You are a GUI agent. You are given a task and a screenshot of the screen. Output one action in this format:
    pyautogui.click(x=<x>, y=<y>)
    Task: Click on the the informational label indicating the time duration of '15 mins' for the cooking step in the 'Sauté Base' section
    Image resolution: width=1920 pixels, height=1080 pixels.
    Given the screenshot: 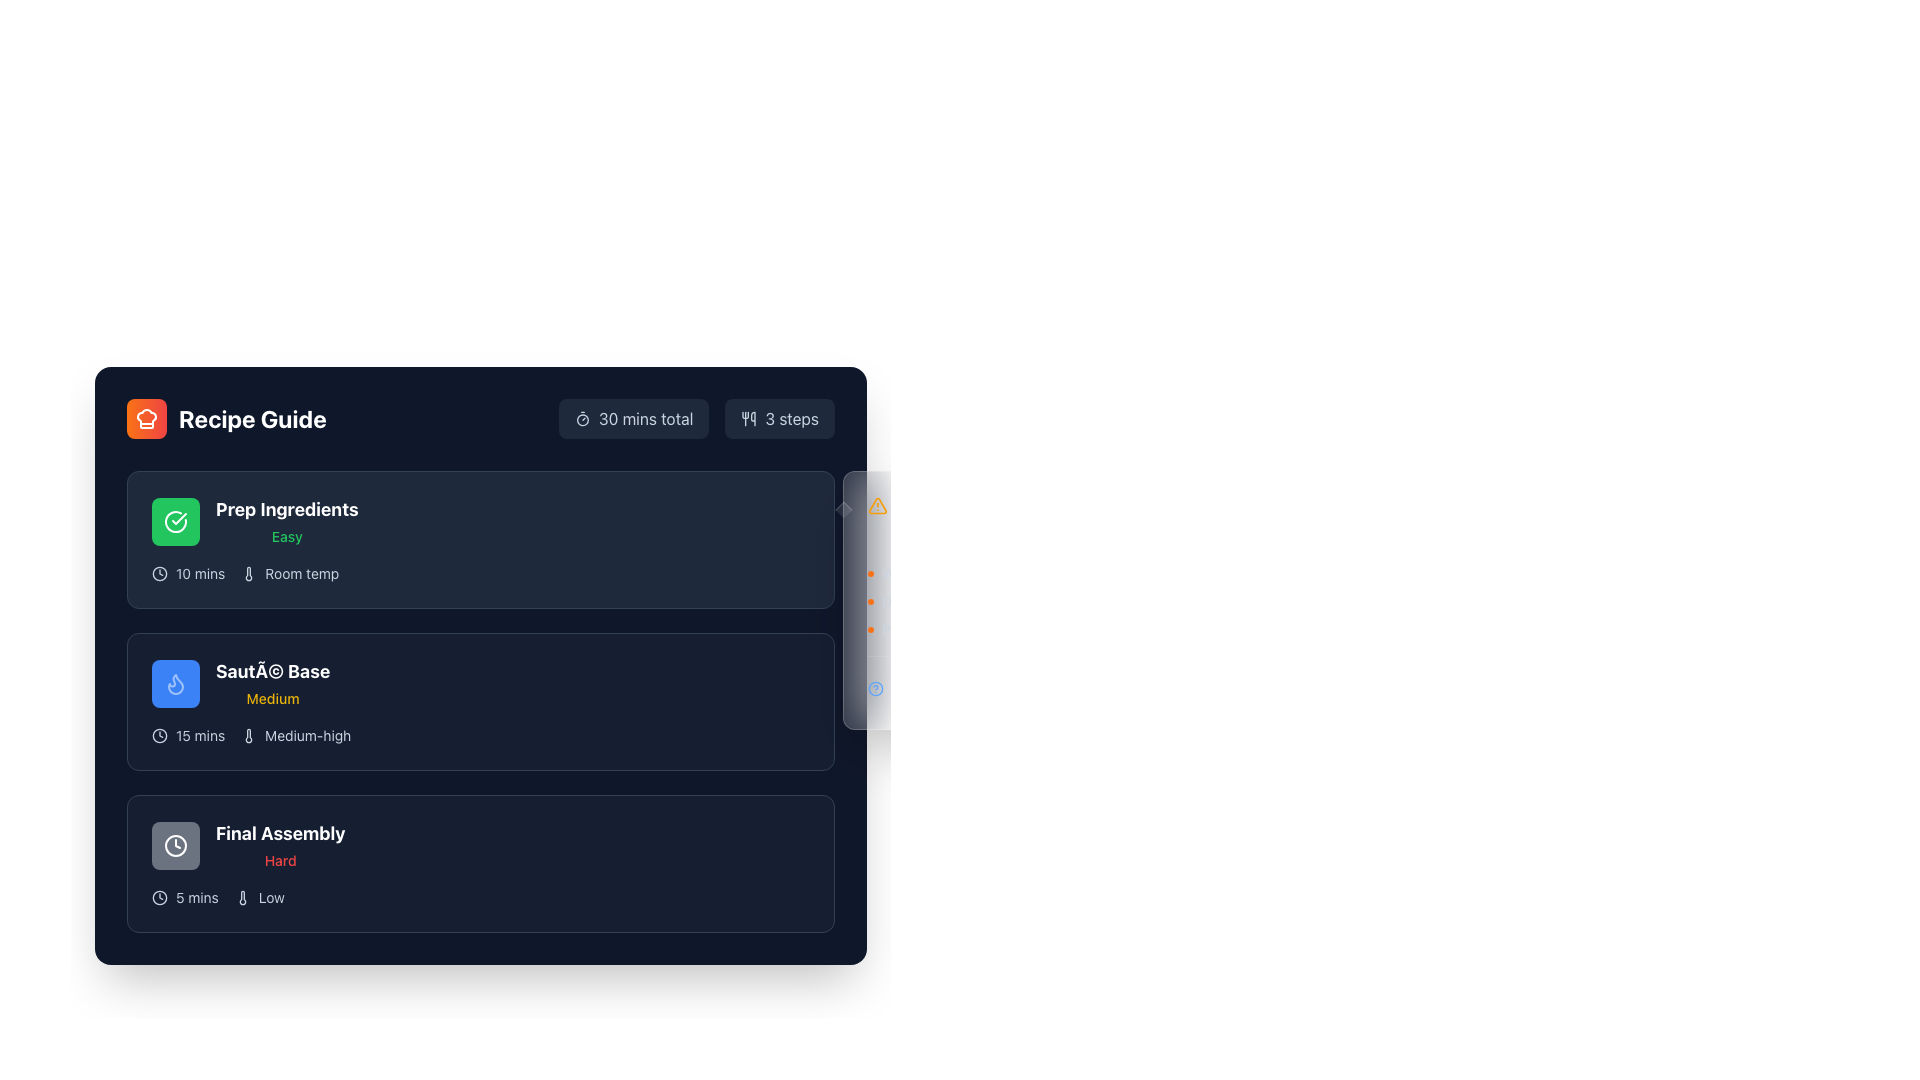 What is the action you would take?
    pyautogui.click(x=188, y=736)
    